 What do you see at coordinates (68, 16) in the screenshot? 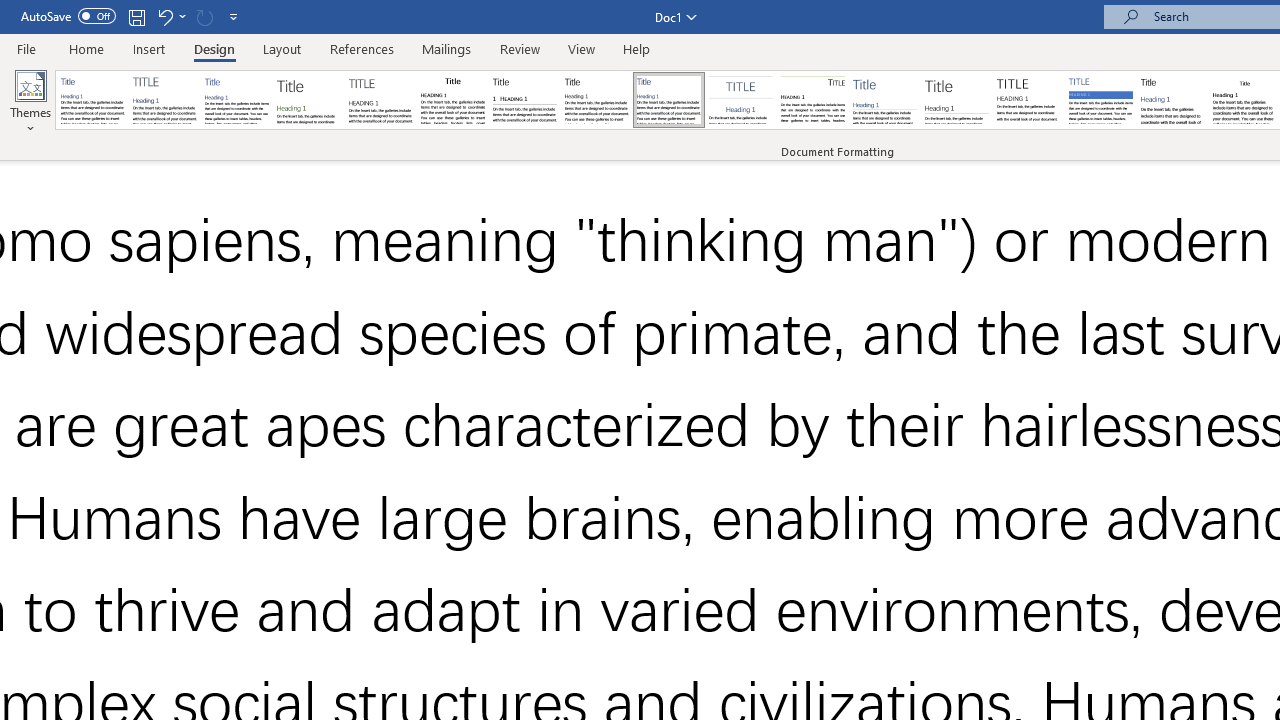
I see `'AutoSave'` at bounding box center [68, 16].